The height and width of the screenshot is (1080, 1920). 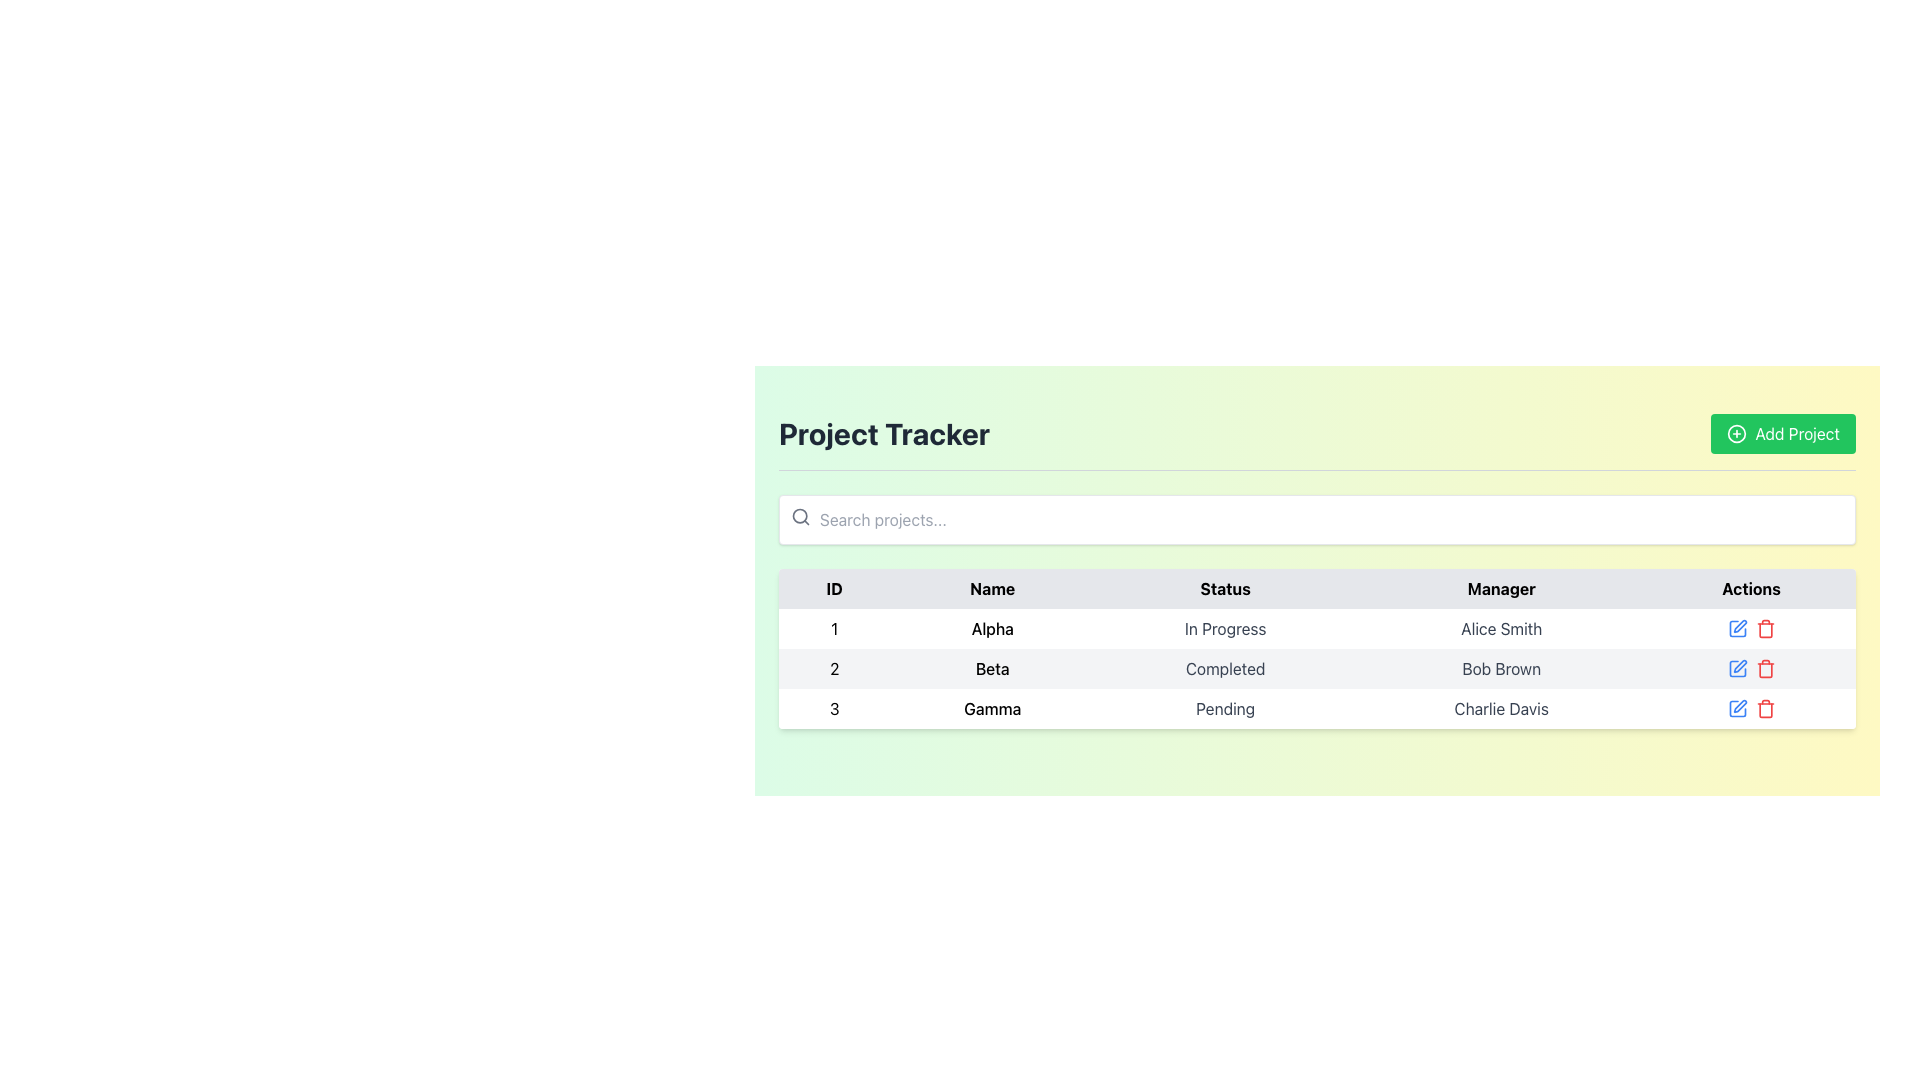 I want to click on the add icon, which is a small green circle with a plus sign, located next to the 'Add Project' button in the project tracker interface, so click(x=1736, y=433).